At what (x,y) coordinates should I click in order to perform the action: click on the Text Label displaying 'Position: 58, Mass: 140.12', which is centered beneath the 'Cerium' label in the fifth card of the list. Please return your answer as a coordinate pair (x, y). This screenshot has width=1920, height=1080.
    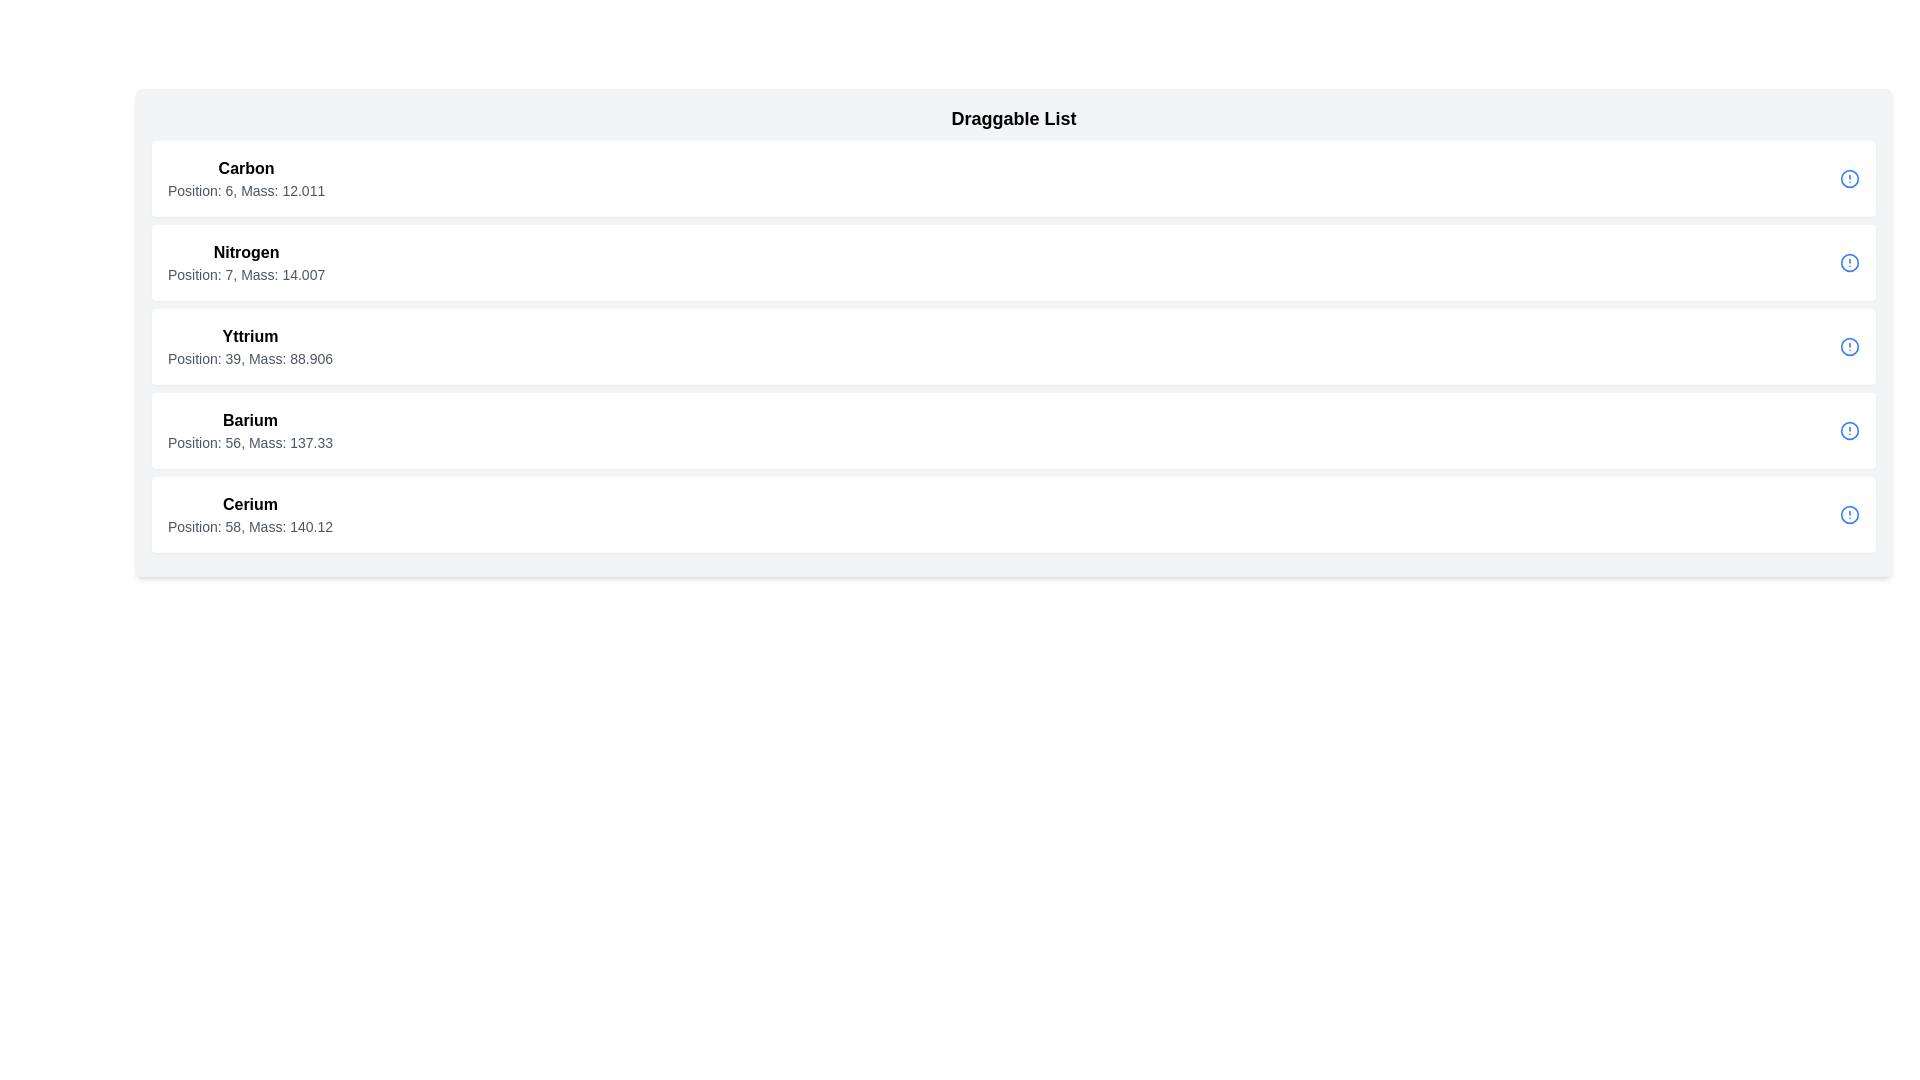
    Looking at the image, I should click on (249, 526).